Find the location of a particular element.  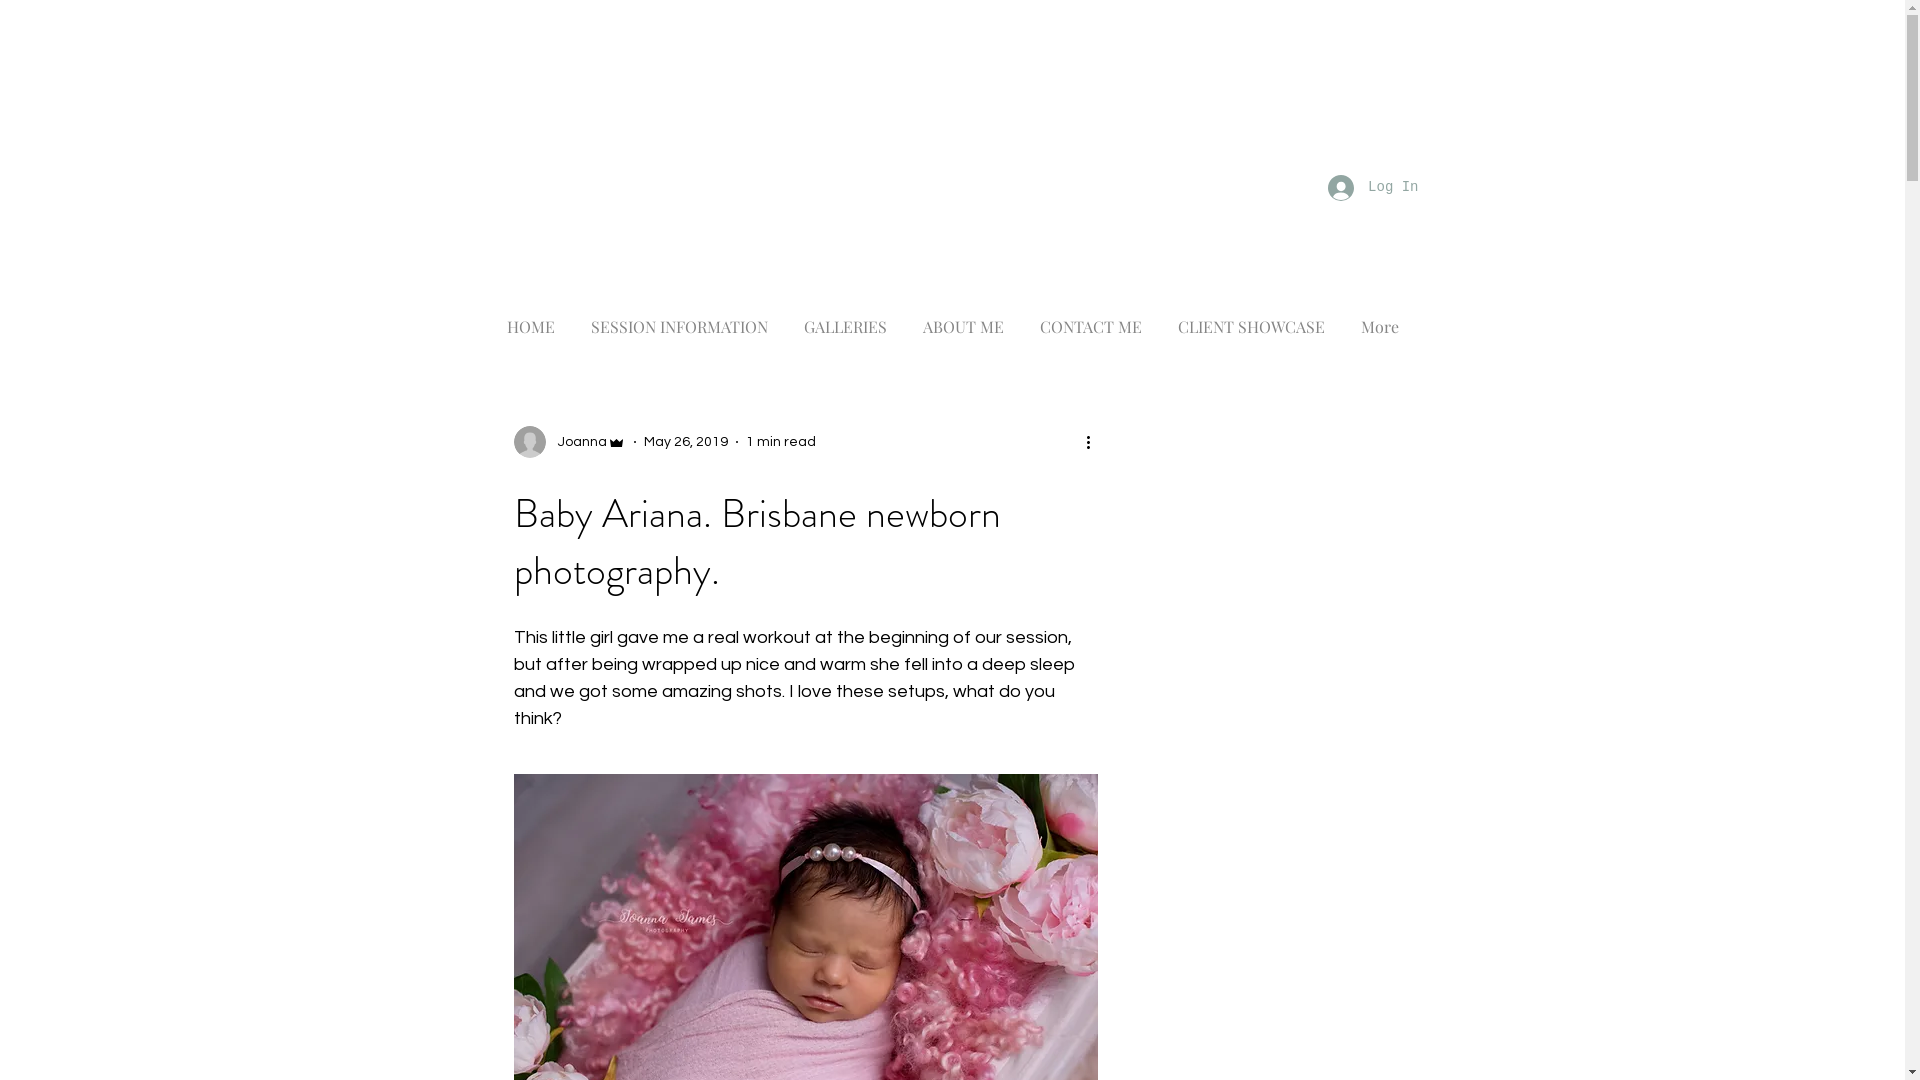

'GALLERIES' is located at coordinates (845, 331).